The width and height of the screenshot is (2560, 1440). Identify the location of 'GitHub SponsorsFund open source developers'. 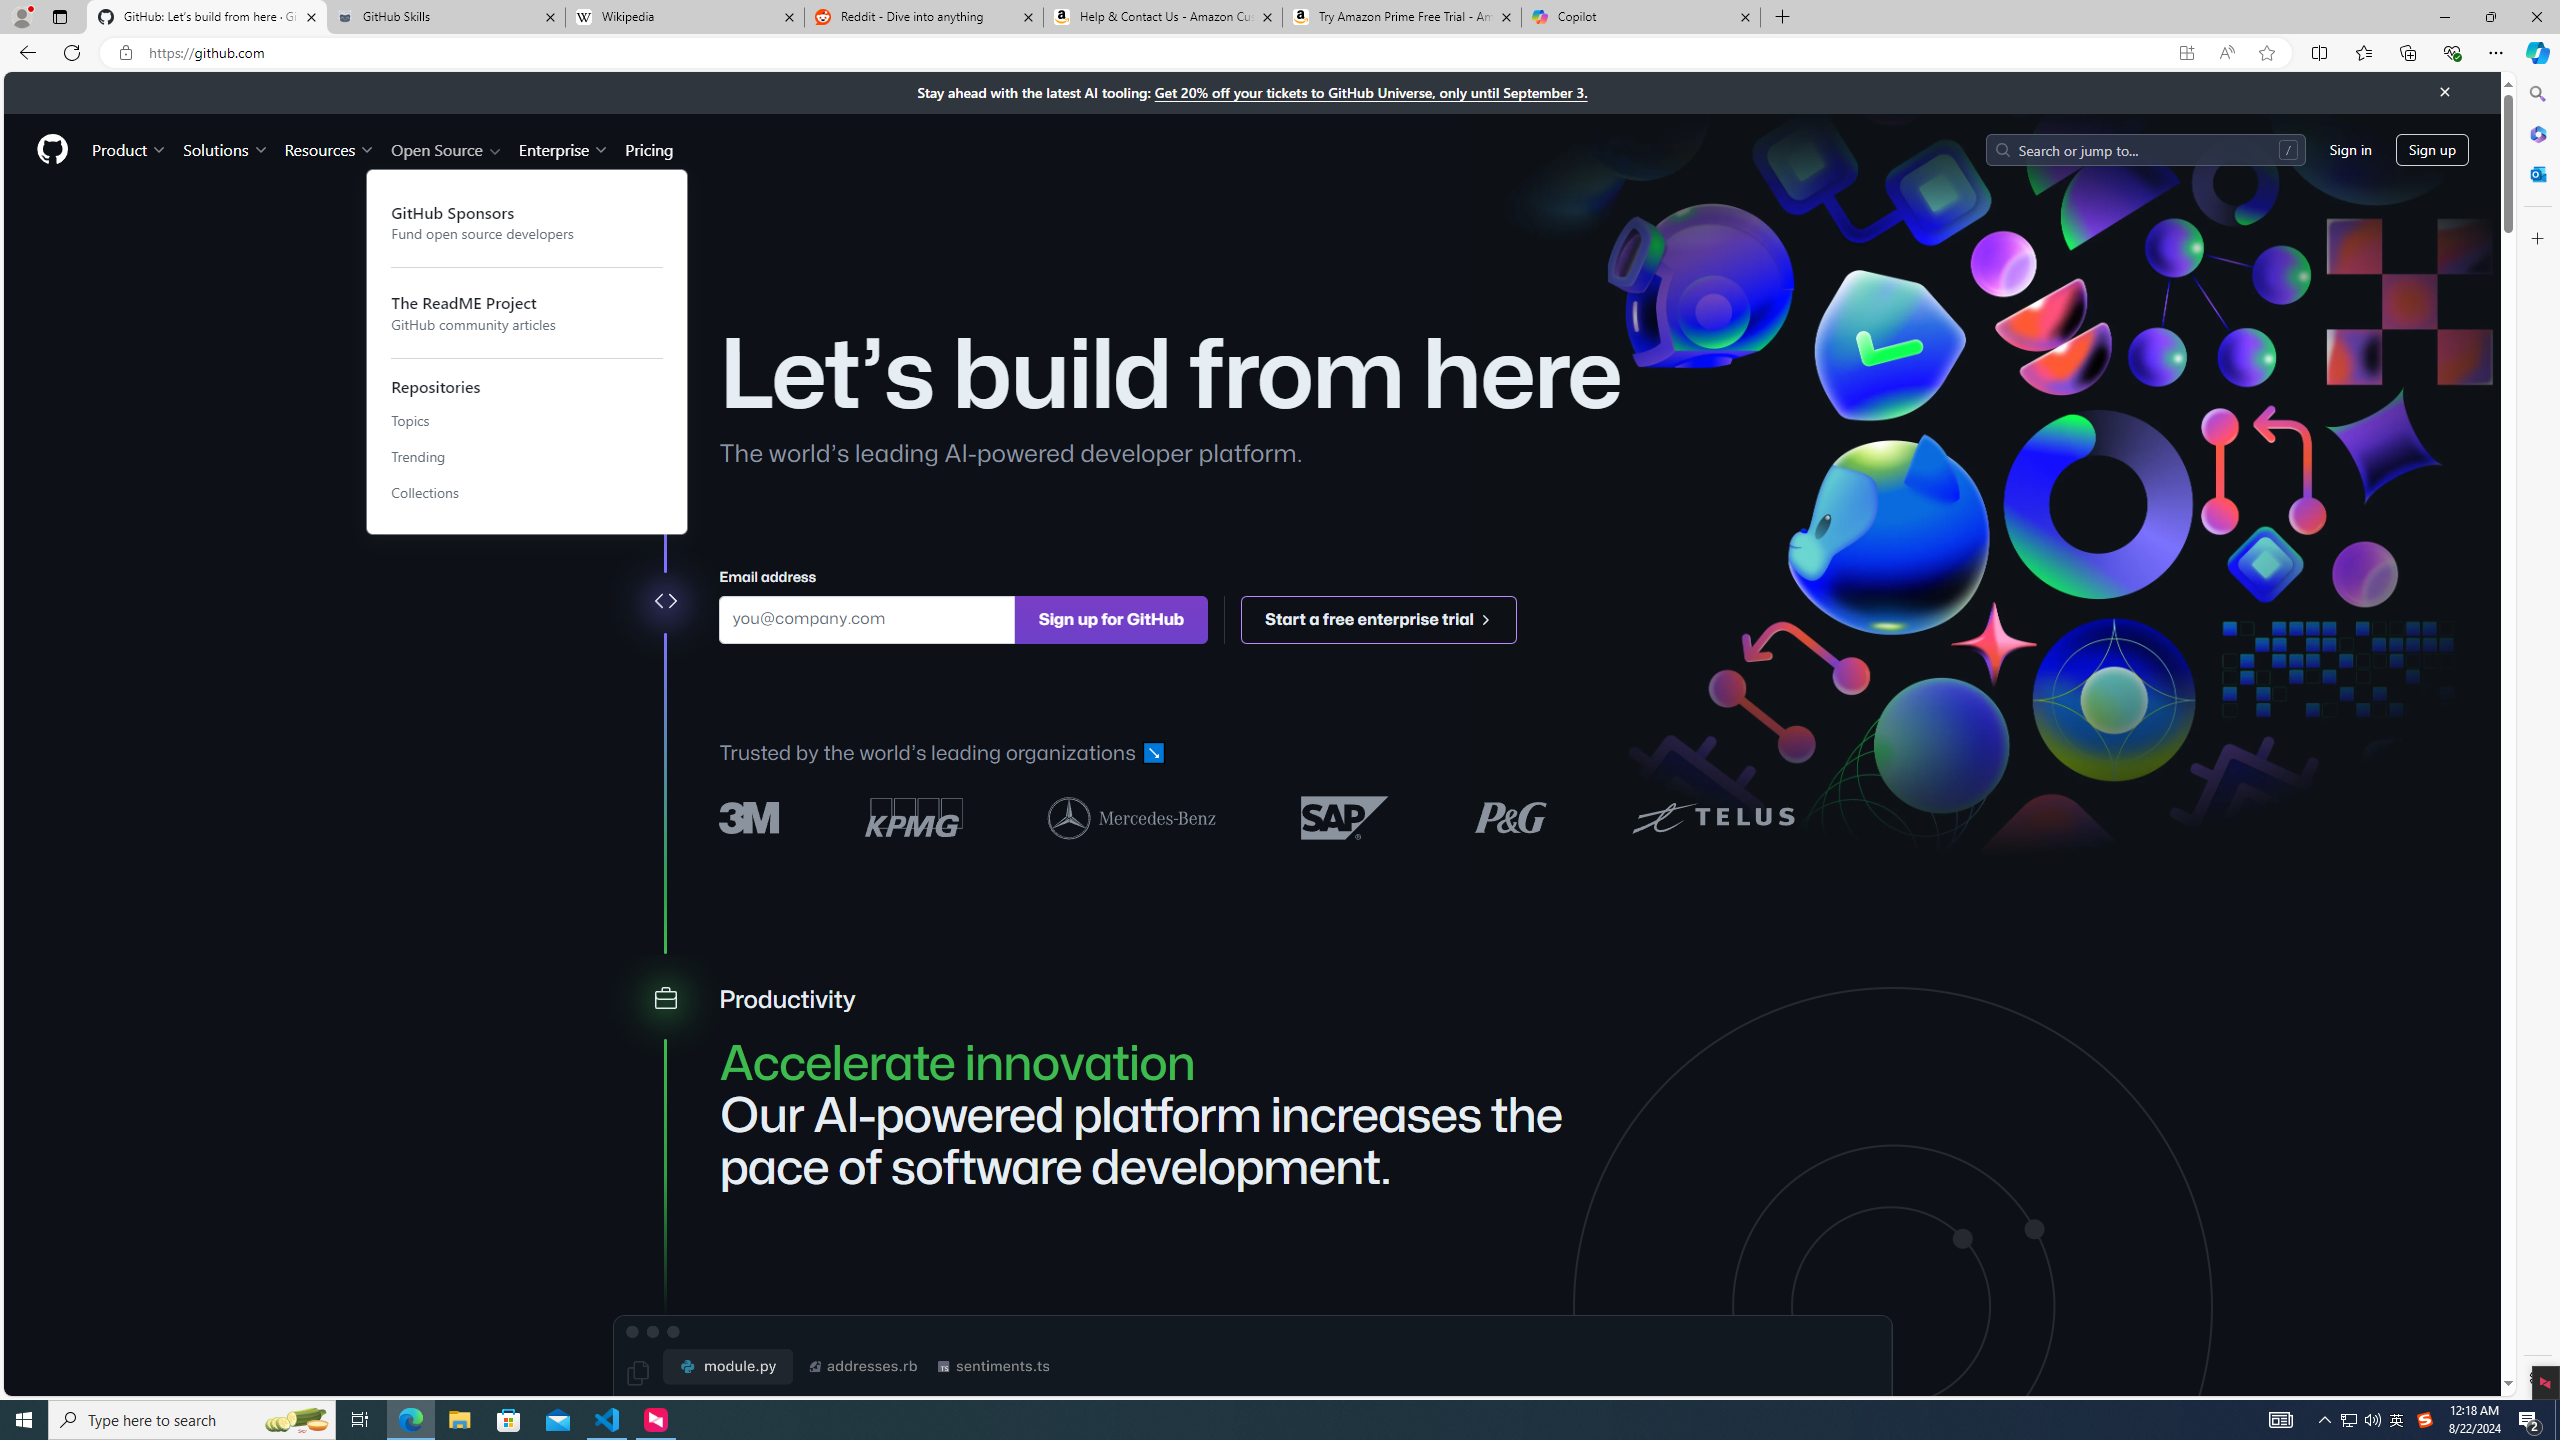
(526, 222).